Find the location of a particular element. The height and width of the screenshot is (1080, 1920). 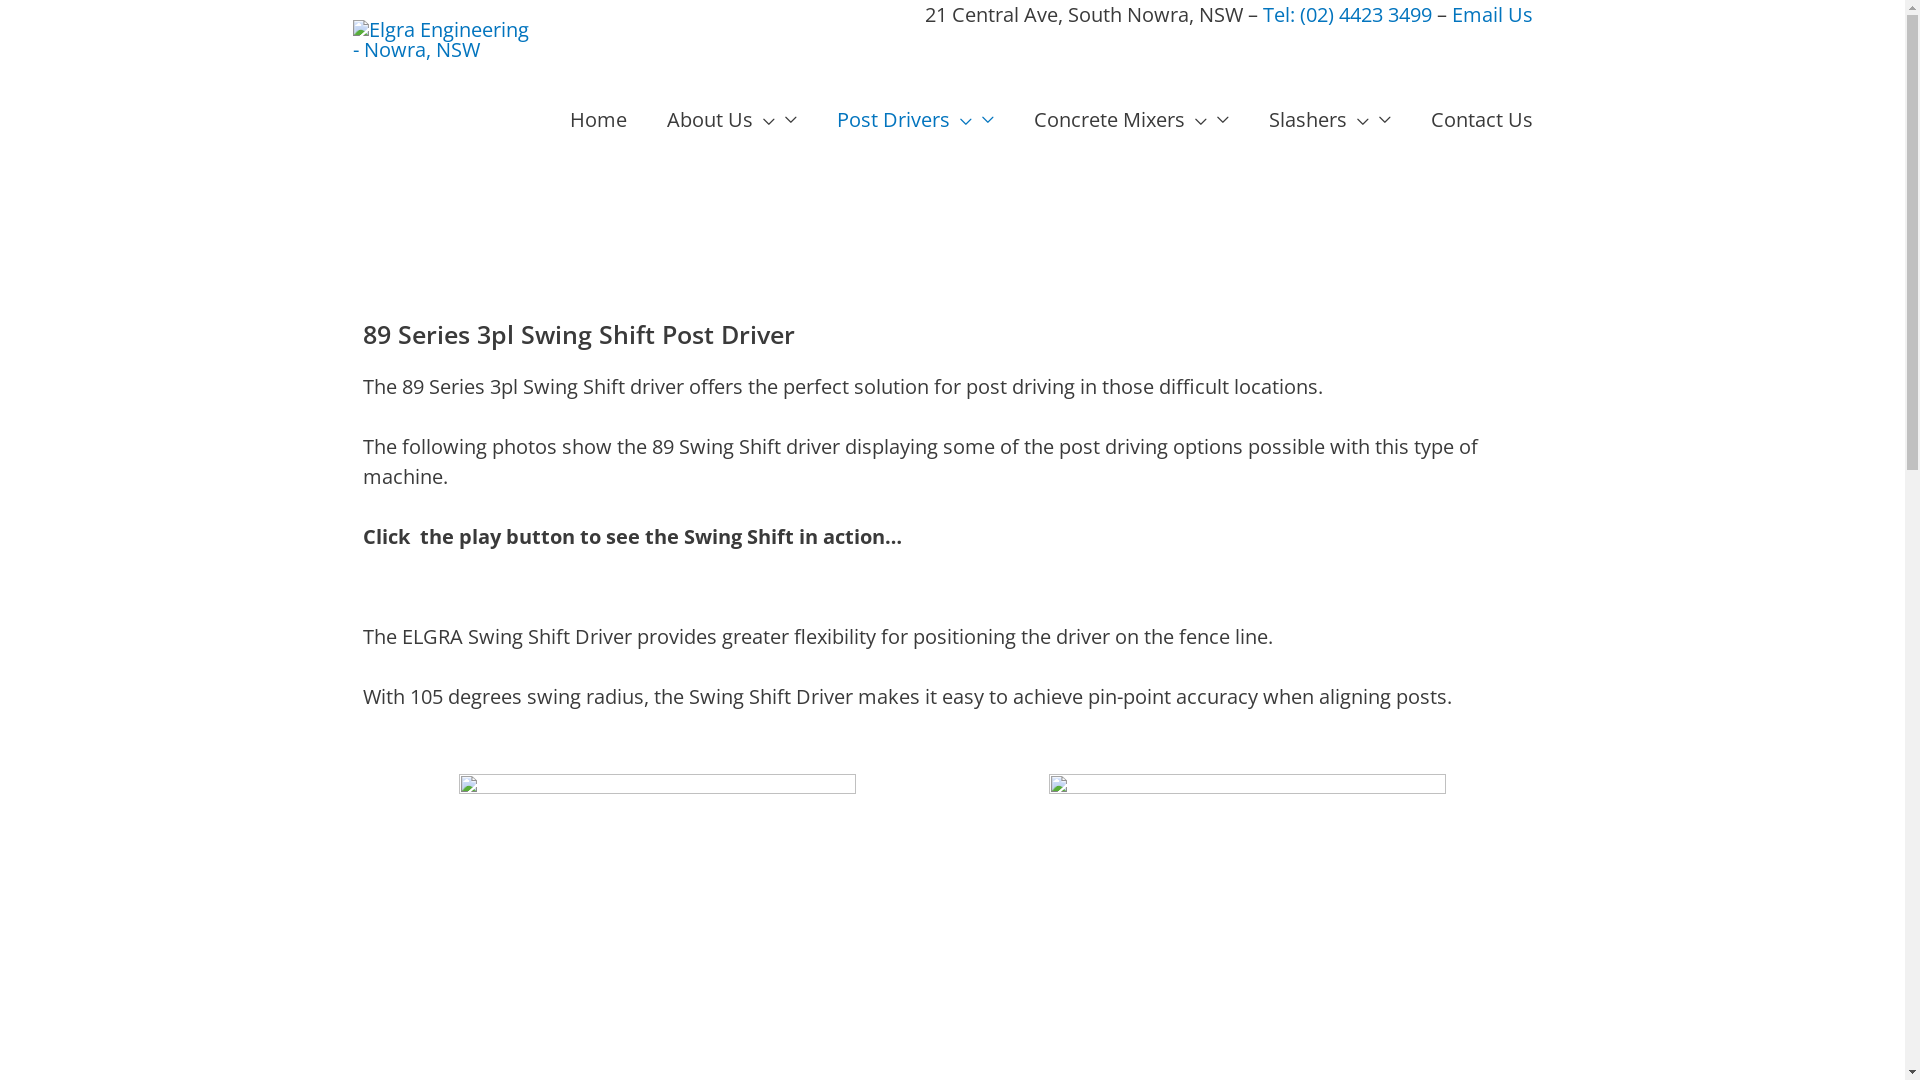

'Post Drivers' is located at coordinates (913, 119).